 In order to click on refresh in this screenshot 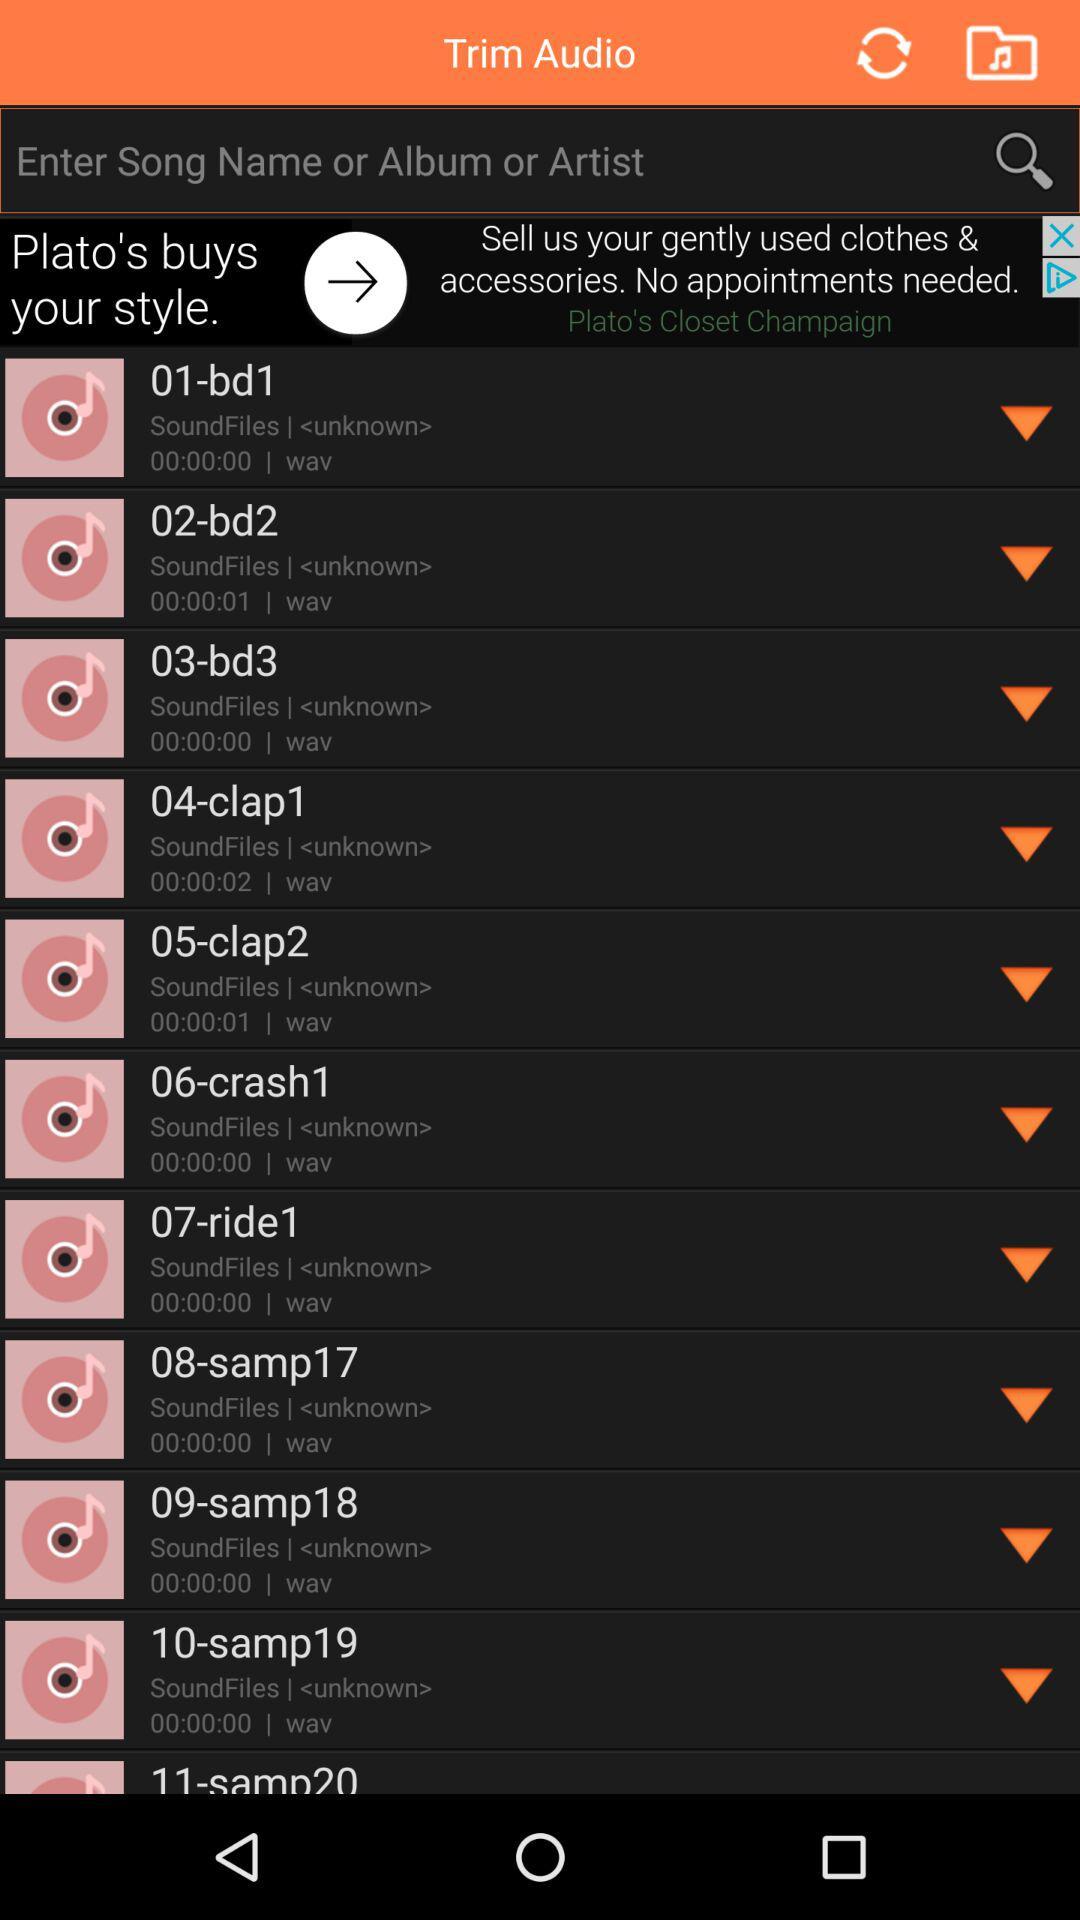, I will do `click(881, 52)`.